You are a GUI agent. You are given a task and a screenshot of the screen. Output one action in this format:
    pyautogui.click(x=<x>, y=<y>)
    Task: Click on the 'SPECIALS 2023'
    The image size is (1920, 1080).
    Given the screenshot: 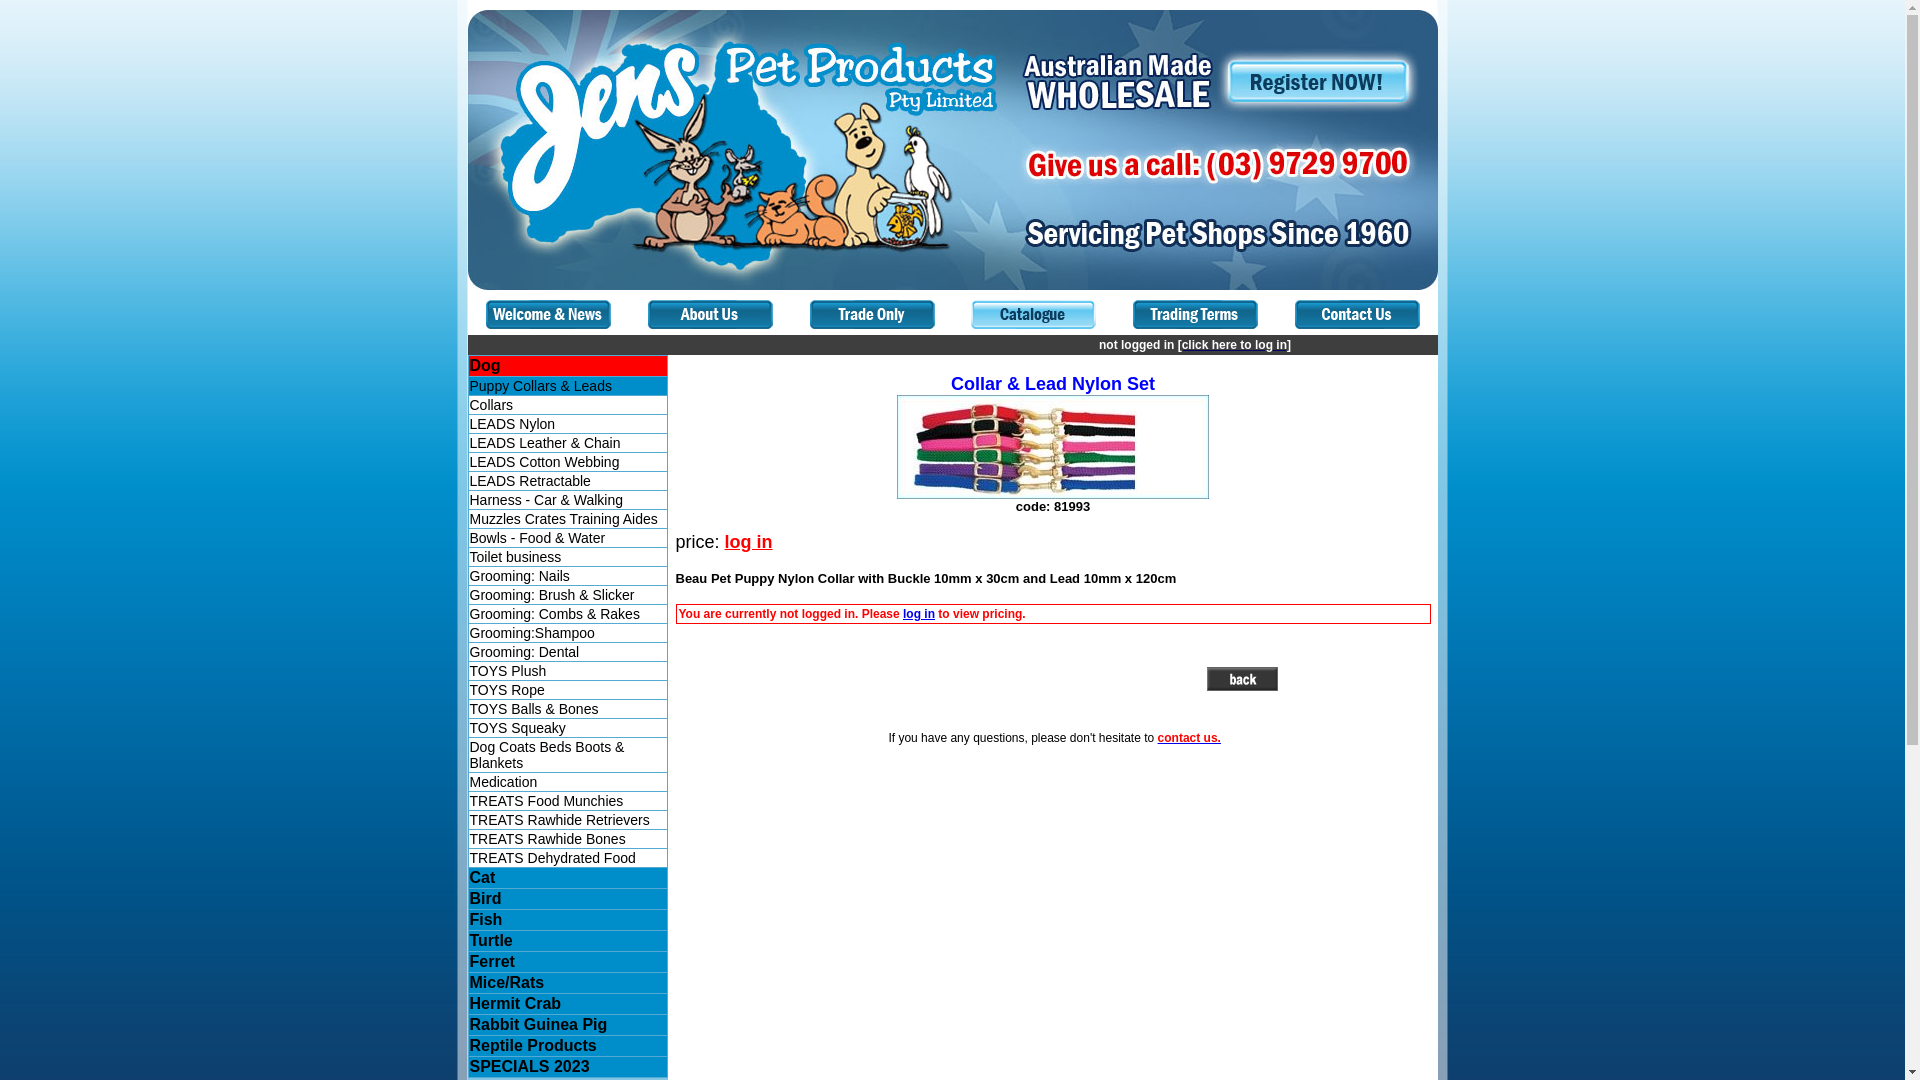 What is the action you would take?
    pyautogui.click(x=565, y=1066)
    